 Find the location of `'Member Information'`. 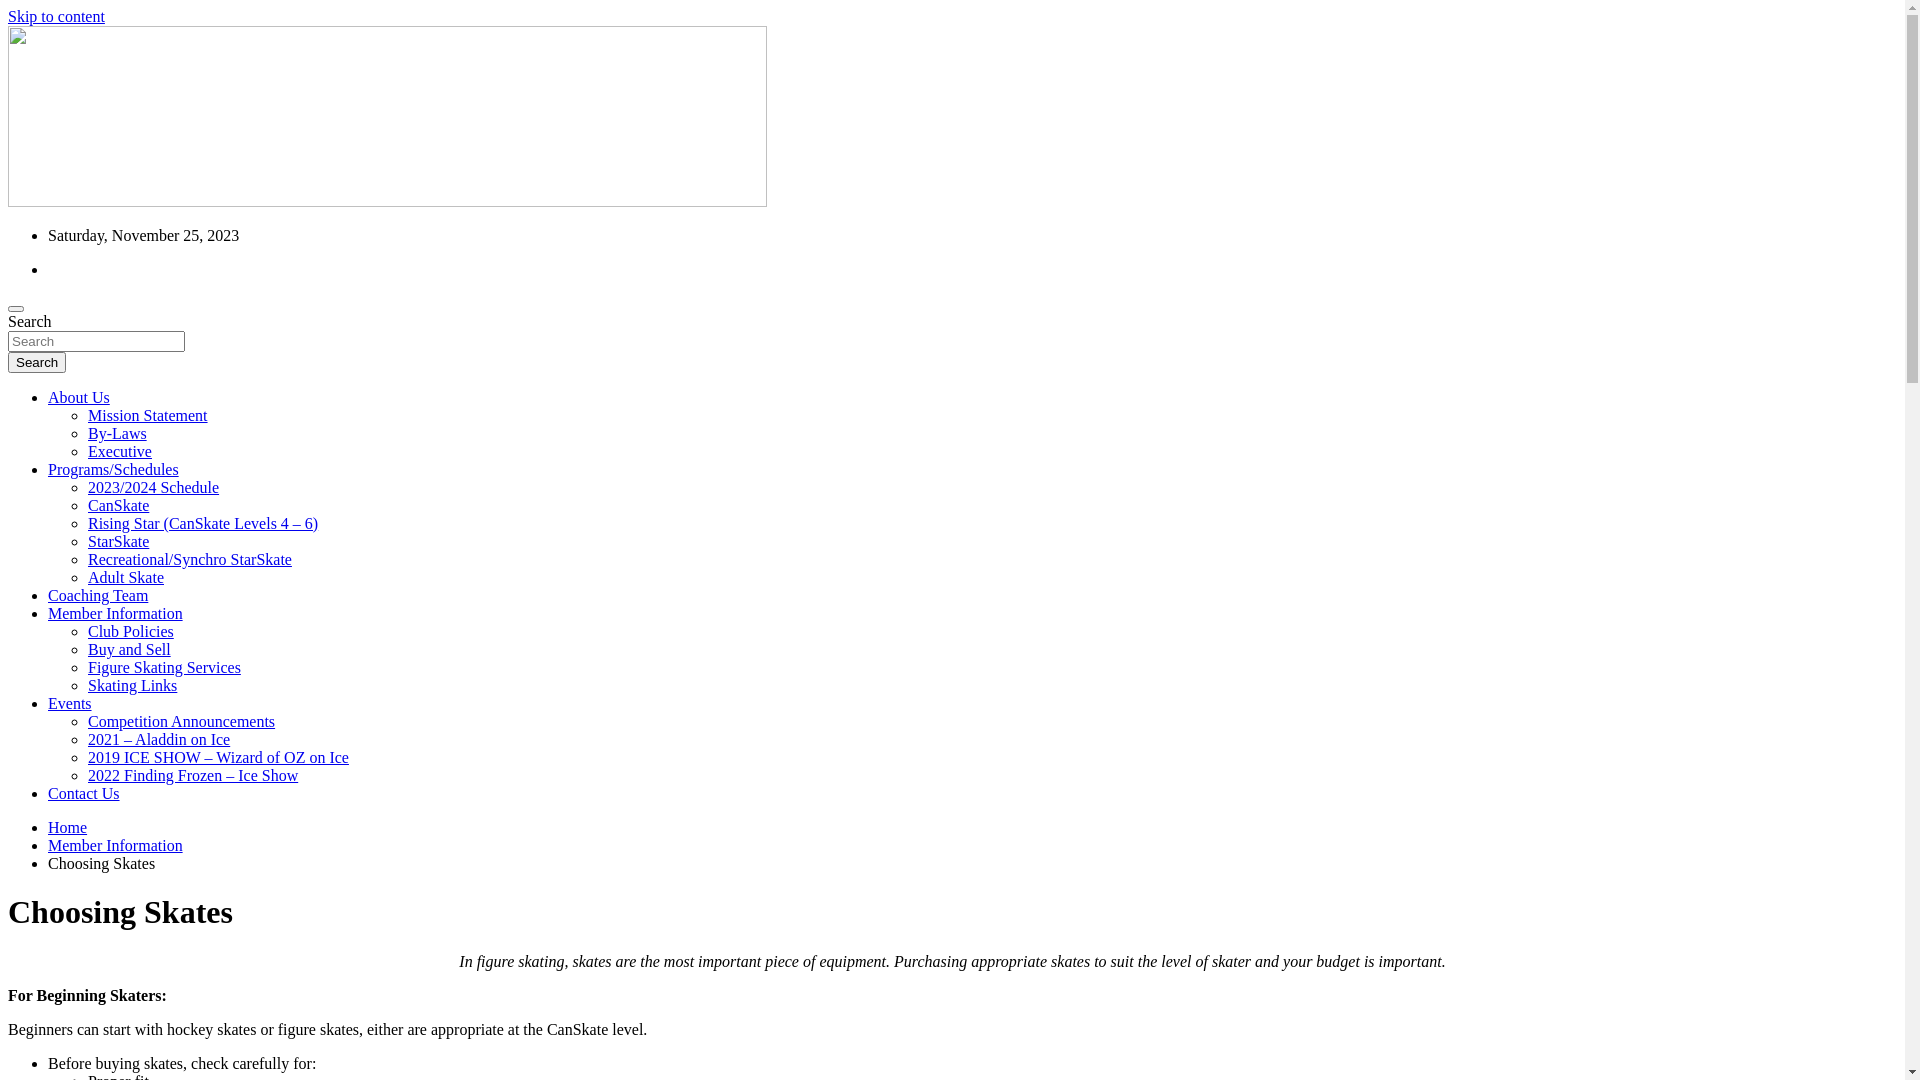

'Member Information' is located at coordinates (114, 845).